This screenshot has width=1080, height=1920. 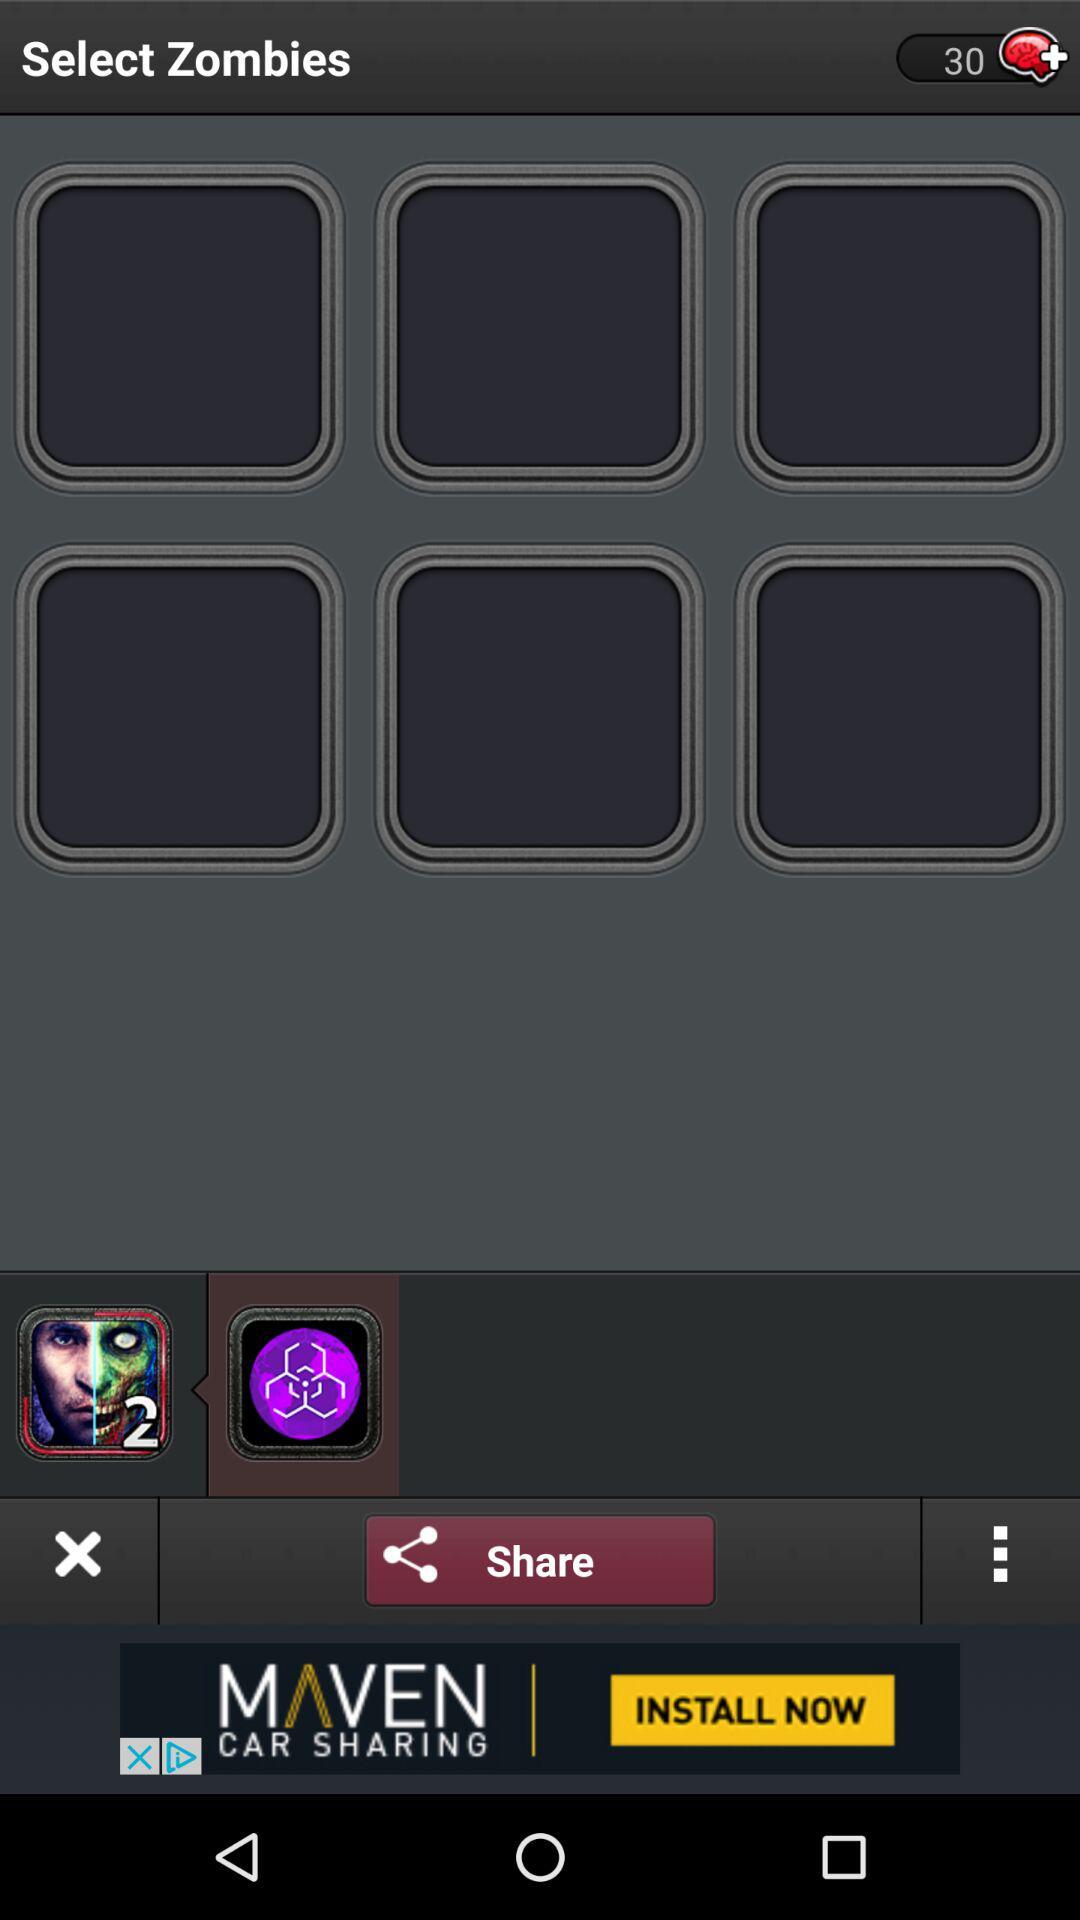 I want to click on the close icon, so click(x=77, y=1670).